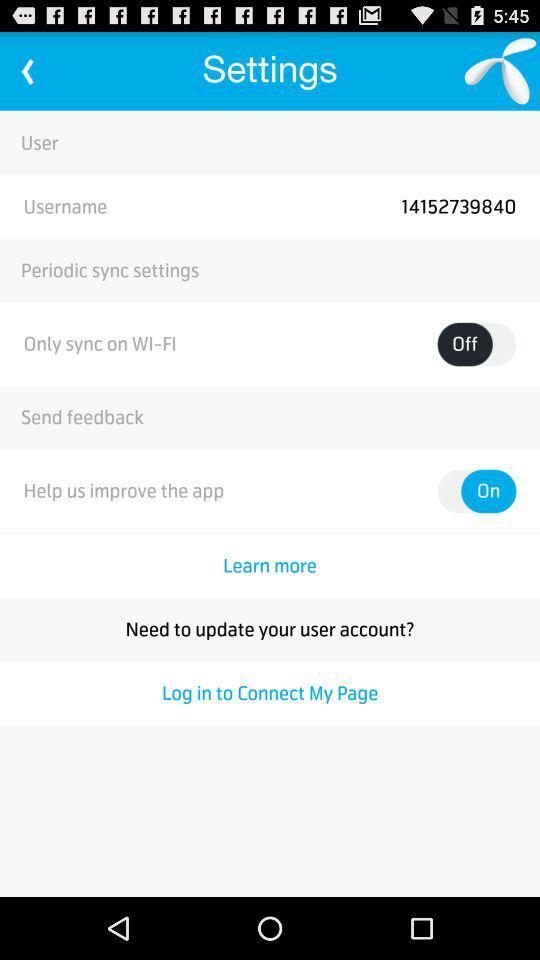 The image size is (540, 960). What do you see at coordinates (270, 693) in the screenshot?
I see `icon below need to update` at bounding box center [270, 693].